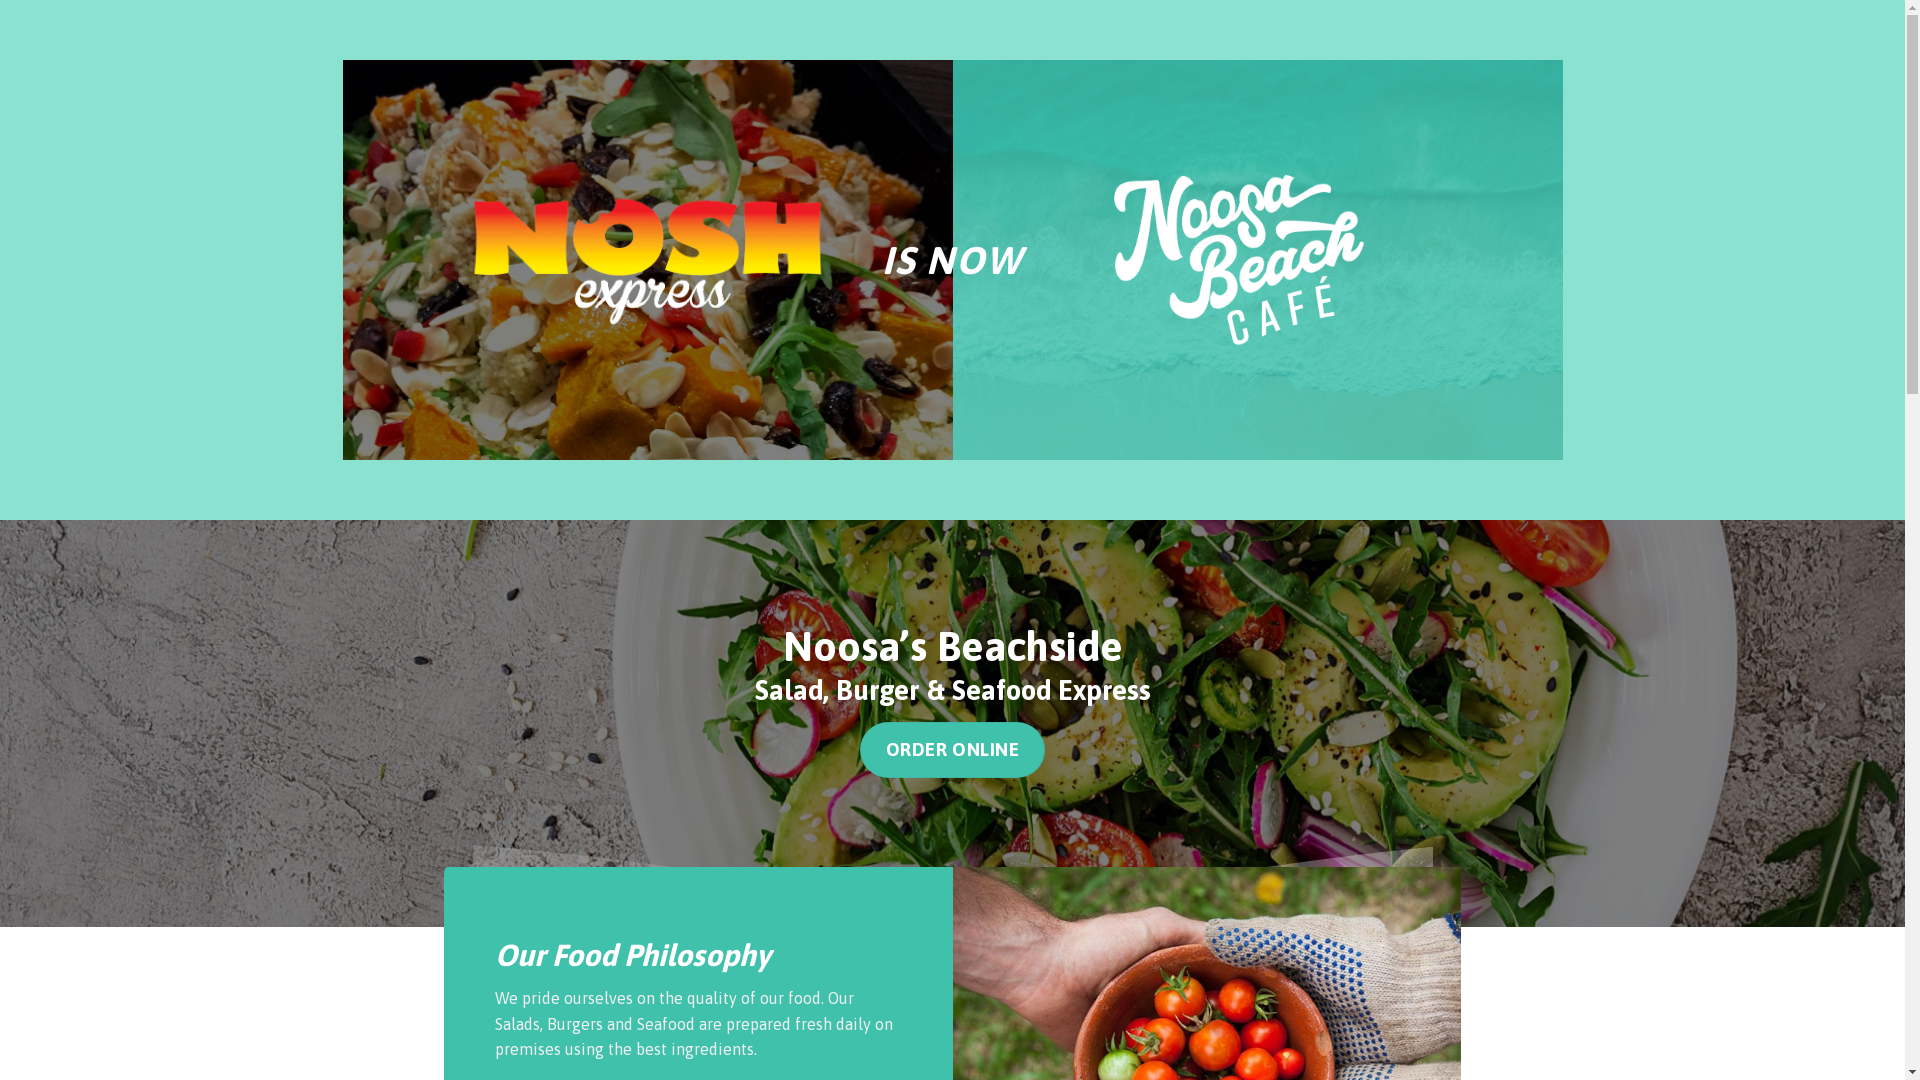  I want to click on 'ORDER ONLINE', so click(952, 749).